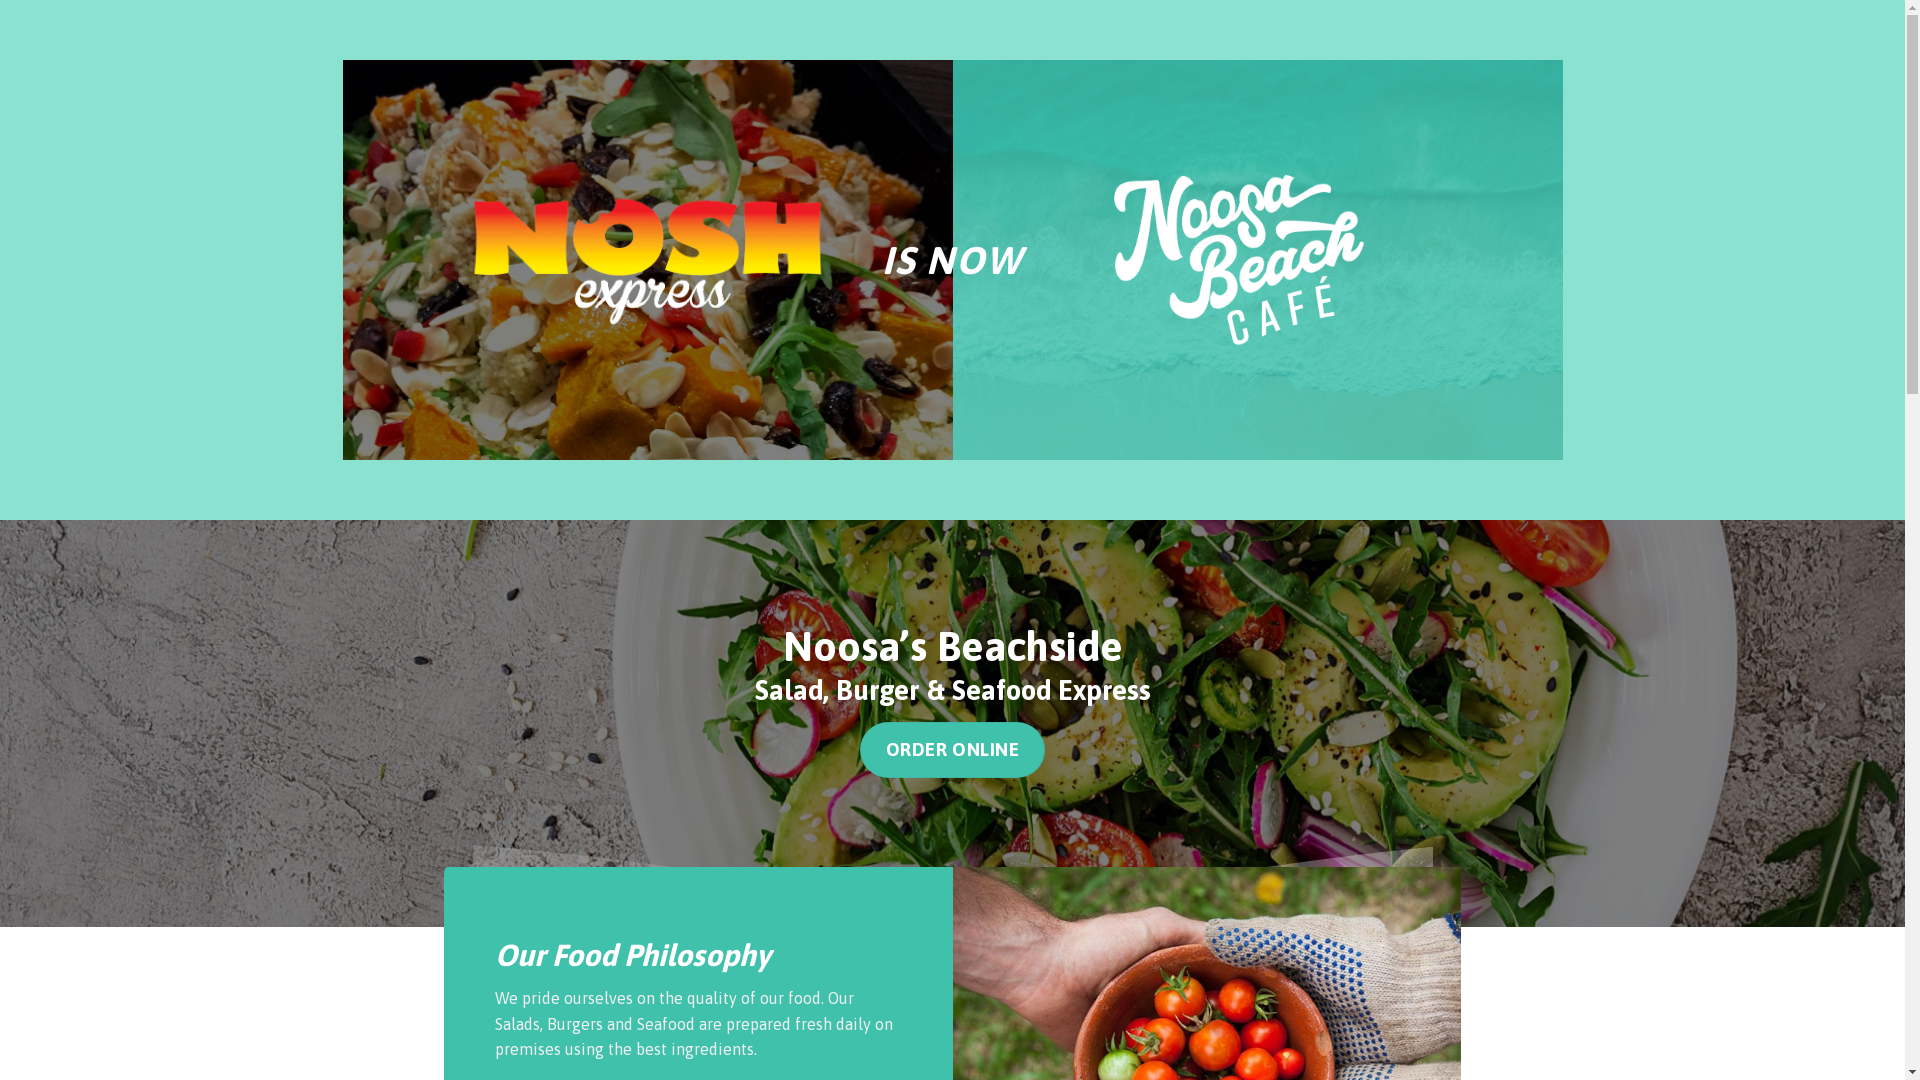  I want to click on 'ORDER ONLINE', so click(952, 749).